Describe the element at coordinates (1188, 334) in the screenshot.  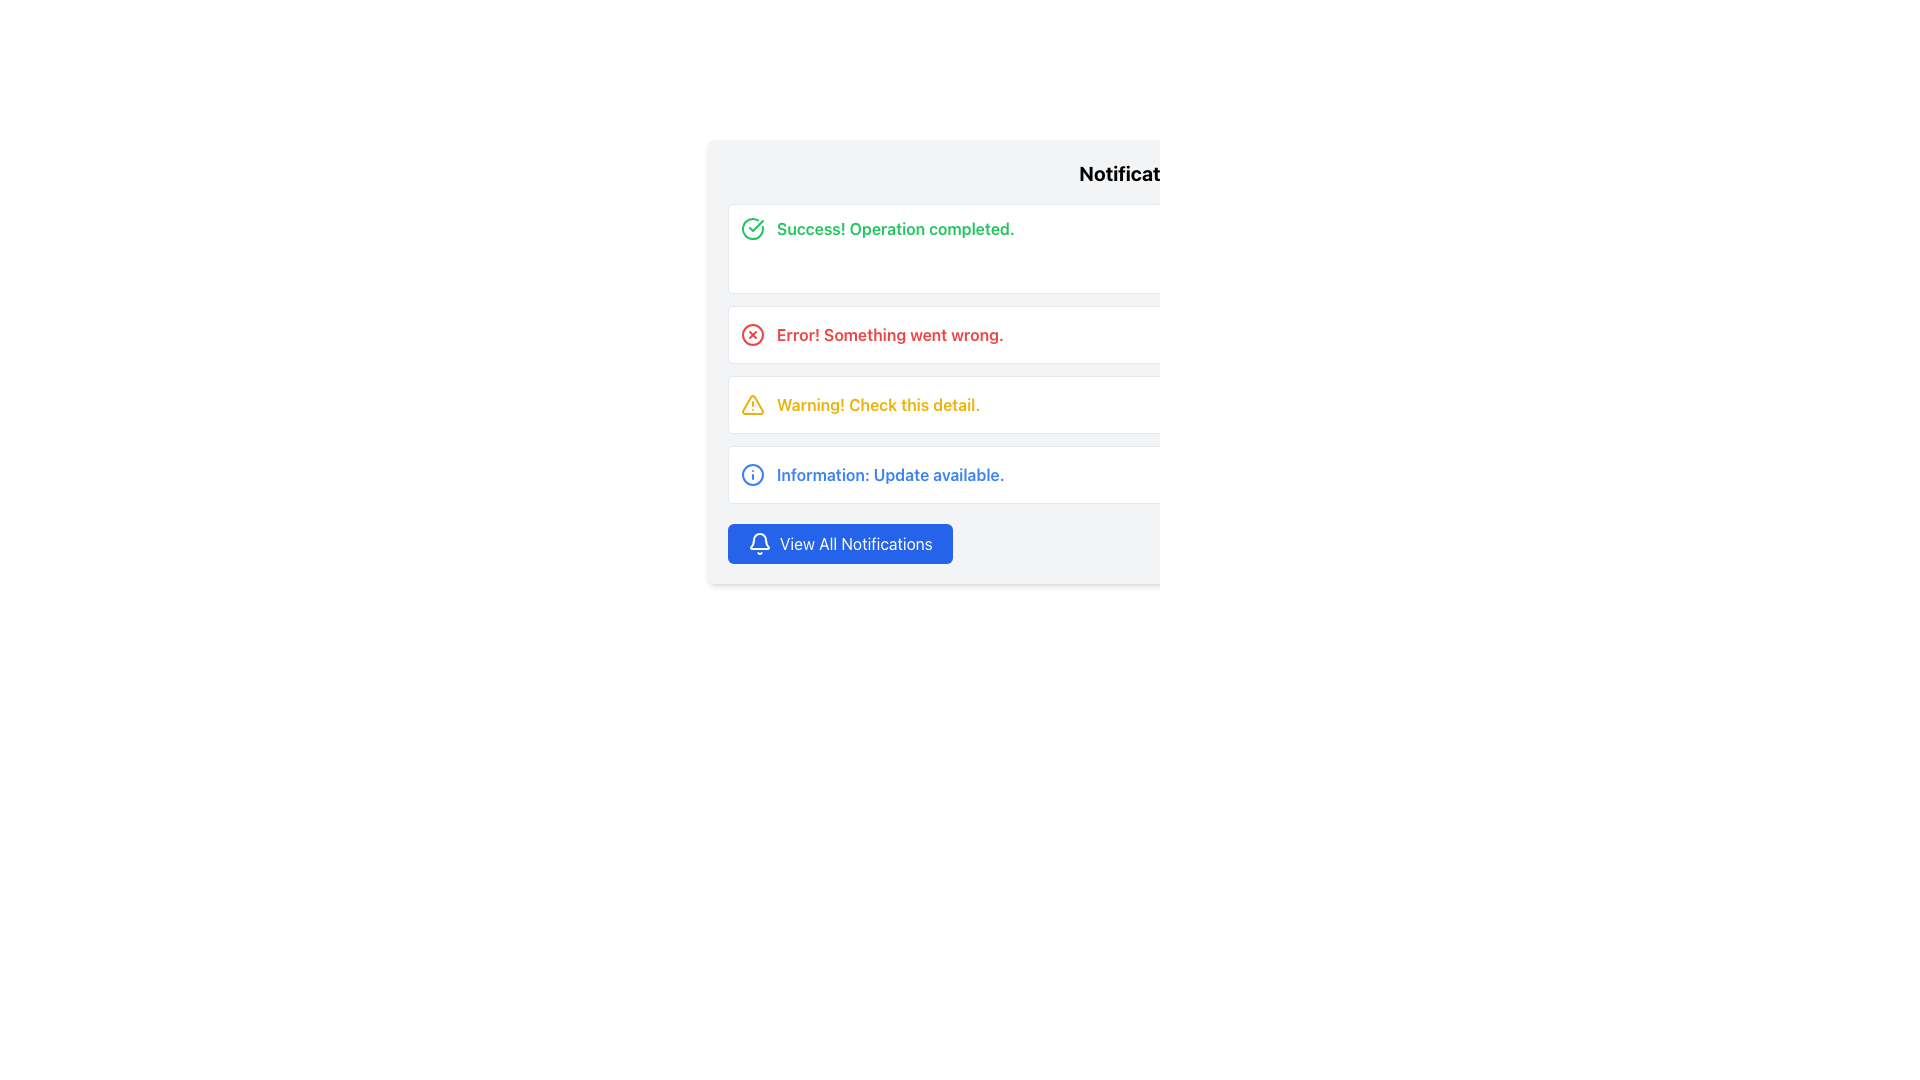
I see `the second notification card in the Notification Dashboard` at that location.